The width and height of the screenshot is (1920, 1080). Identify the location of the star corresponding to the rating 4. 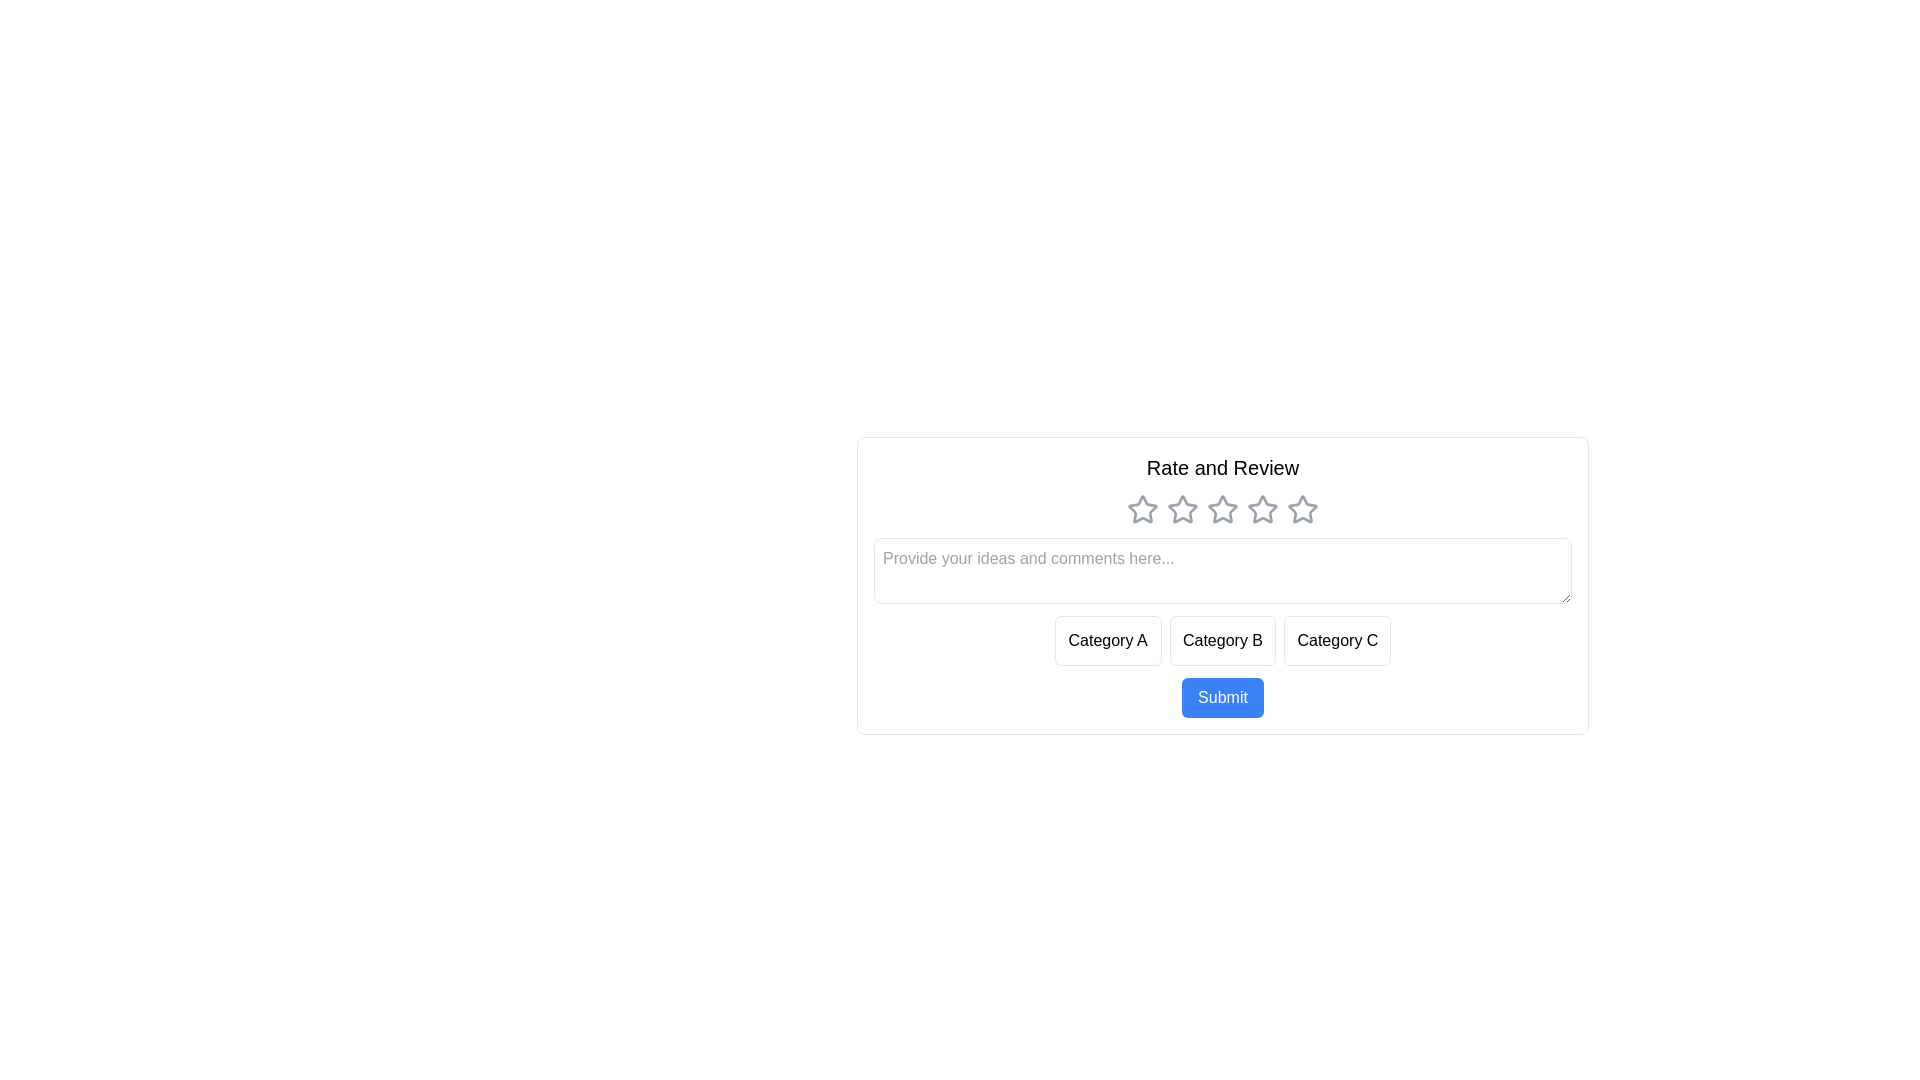
(1261, 508).